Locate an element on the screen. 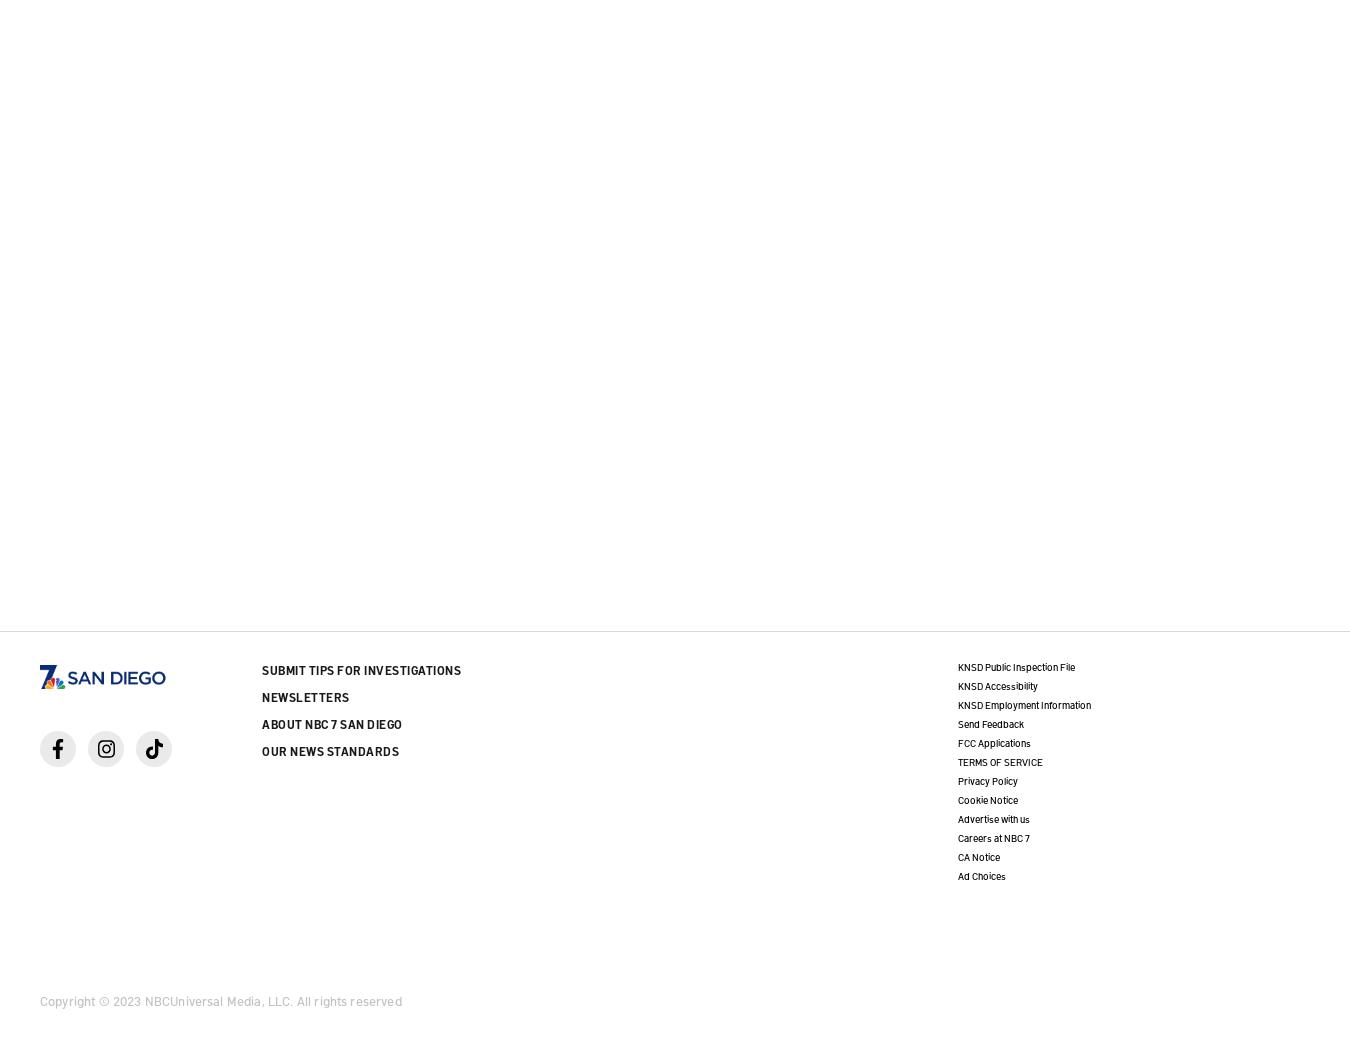 This screenshot has height=1040, width=1350. 'Copyright © 2023 NBCUniversal Media, LLC. All rights reserved' is located at coordinates (38, 1000).